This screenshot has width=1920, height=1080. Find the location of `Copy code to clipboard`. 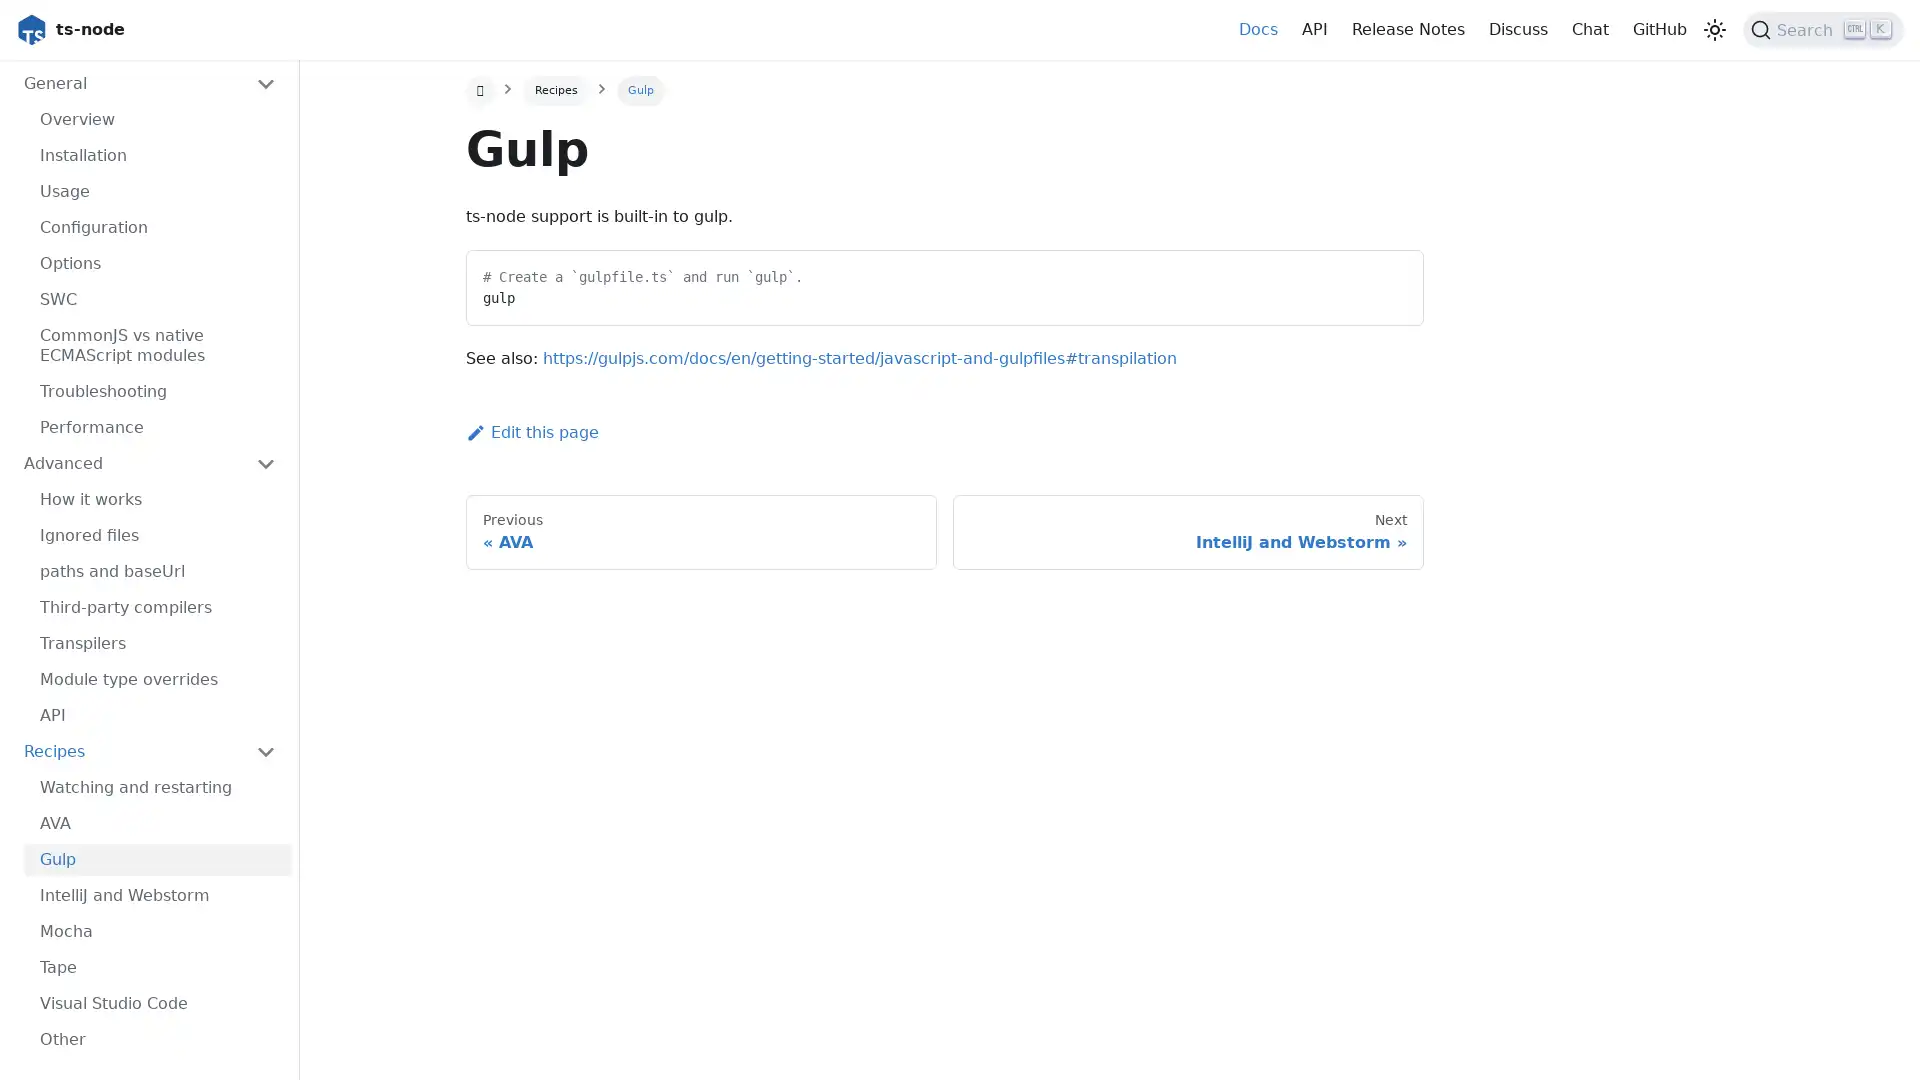

Copy code to clipboard is located at coordinates (1389, 273).